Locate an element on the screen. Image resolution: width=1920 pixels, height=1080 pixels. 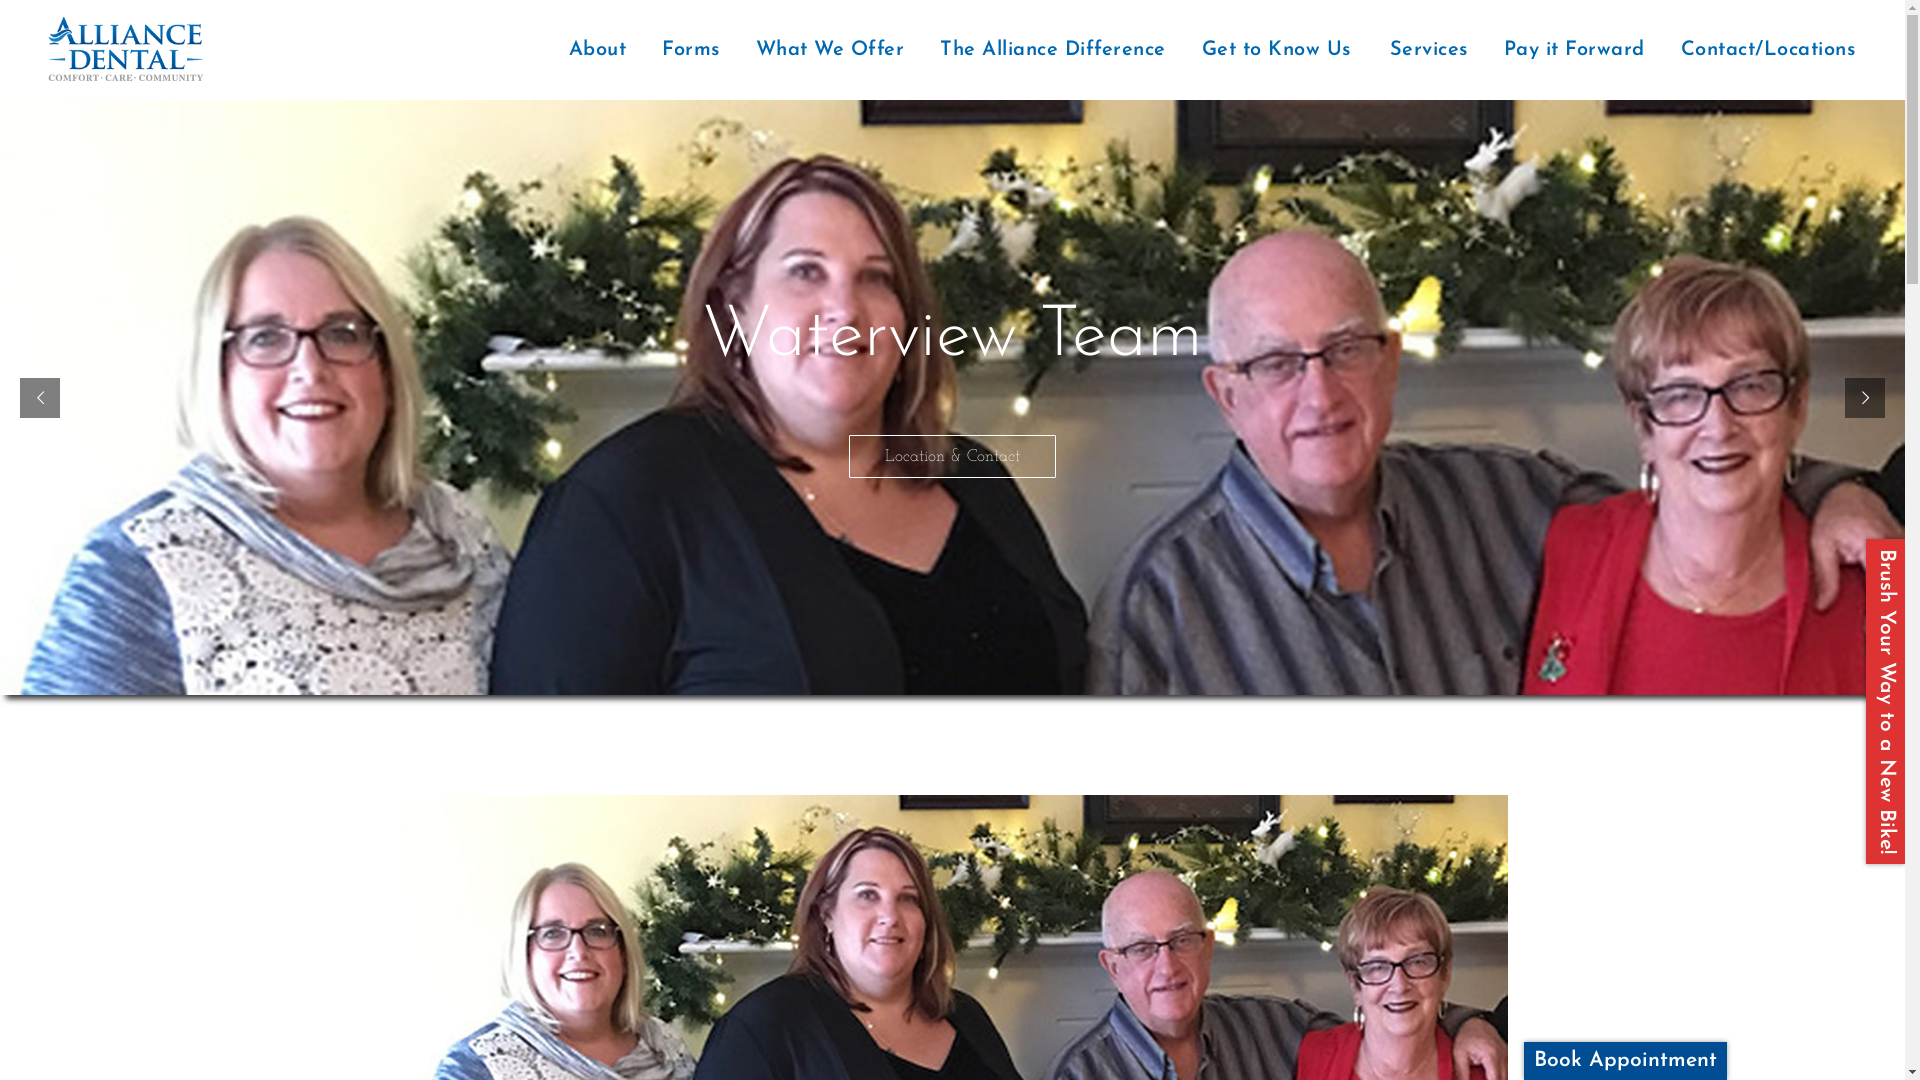
'The Alliance Difference' is located at coordinates (1051, 49).